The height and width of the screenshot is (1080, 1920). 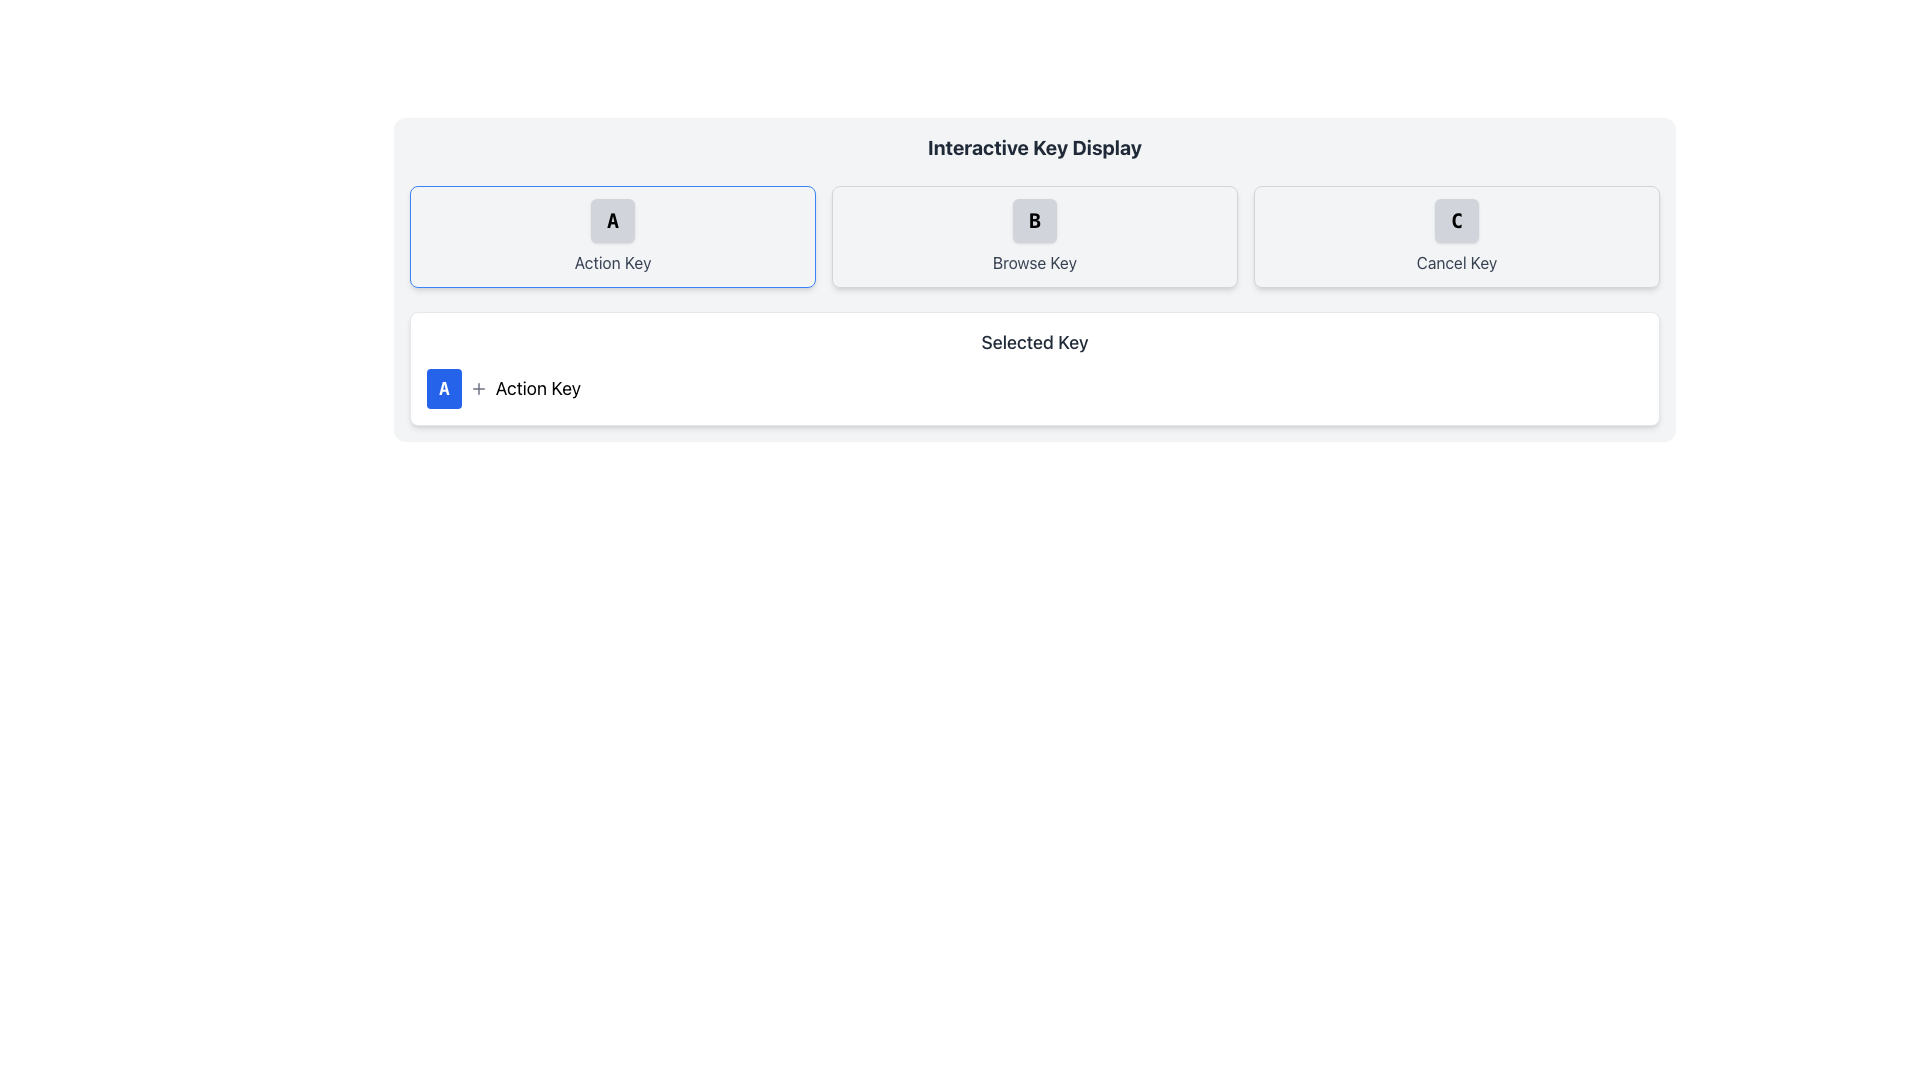 What do you see at coordinates (1457, 235) in the screenshot?
I see `the 'Cancel Key' button, which is a rectangular button with a light gray background, a bold capital 'C' at the top, and is the third button in a row of three, located at the top right of the interface` at bounding box center [1457, 235].